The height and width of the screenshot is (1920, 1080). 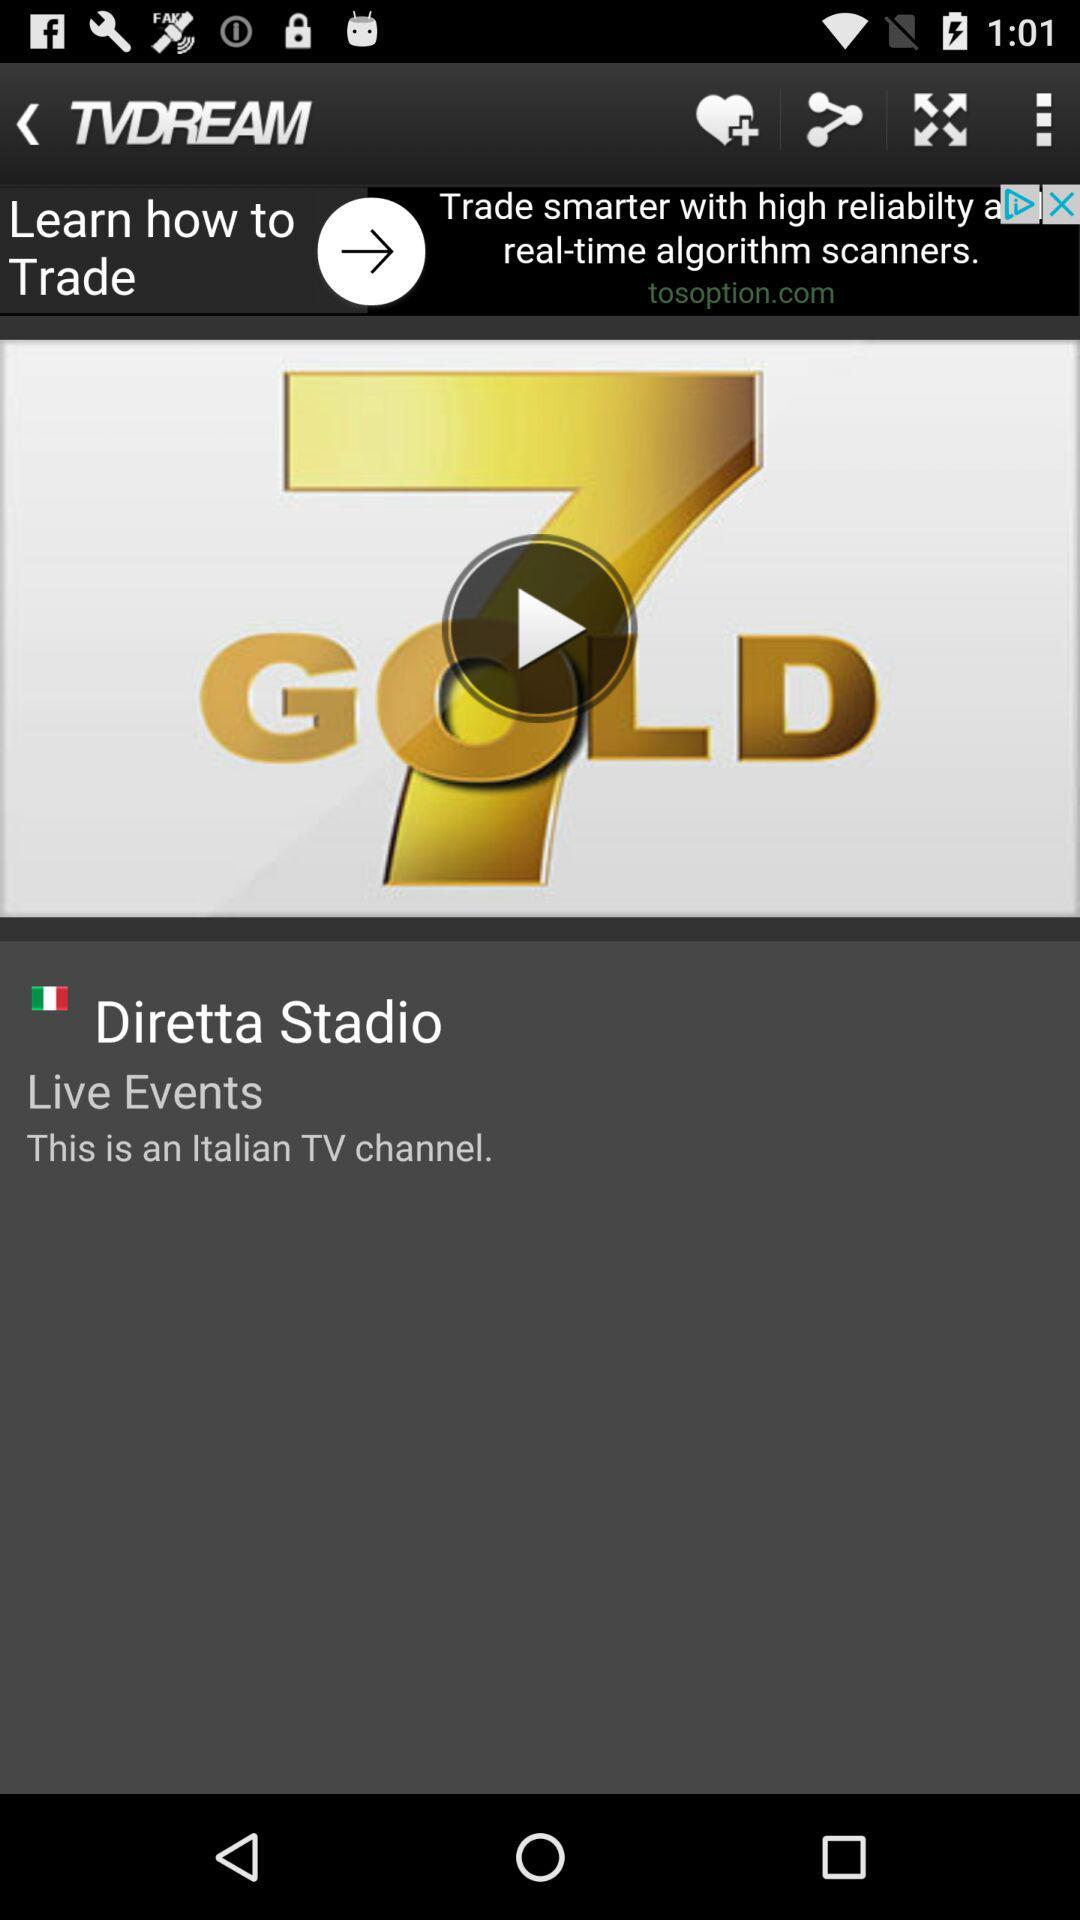 I want to click on button, so click(x=538, y=627).